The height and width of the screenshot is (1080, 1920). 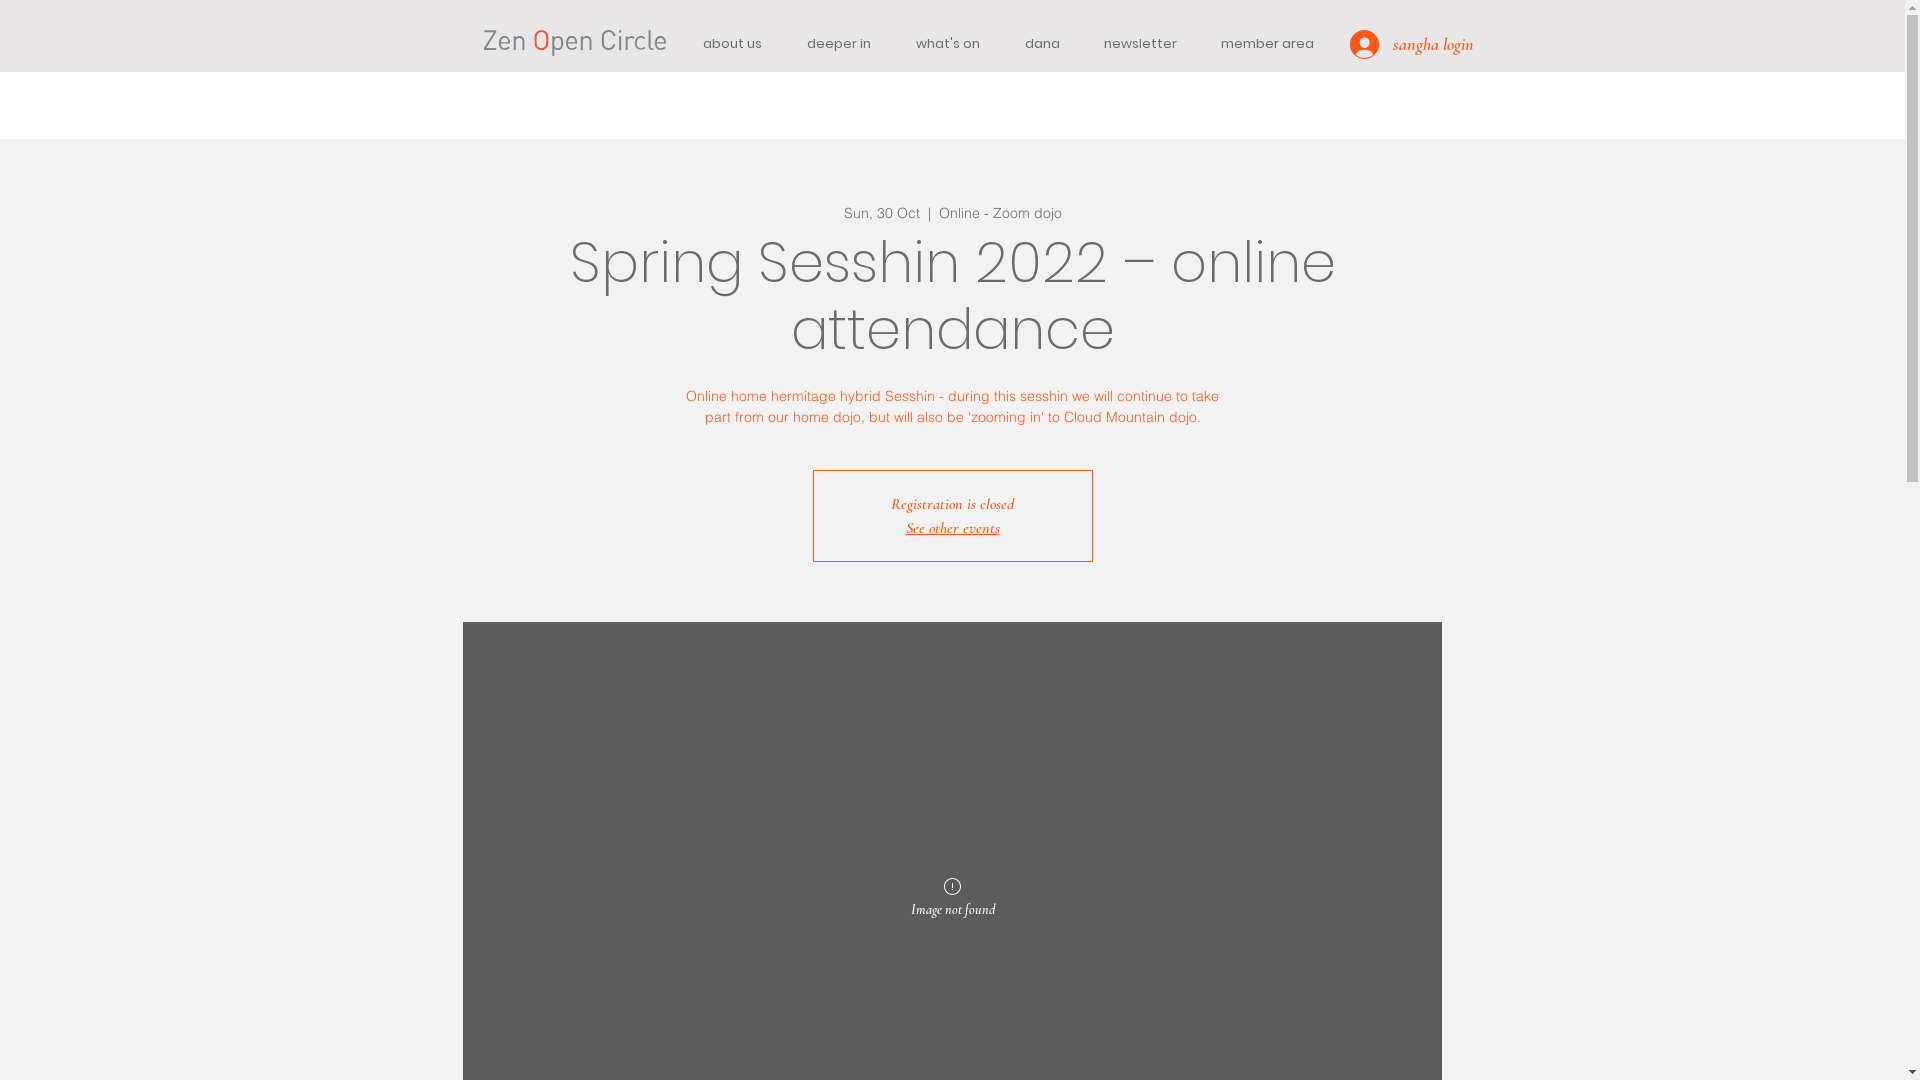 I want to click on 'dana', so click(x=1040, y=43).